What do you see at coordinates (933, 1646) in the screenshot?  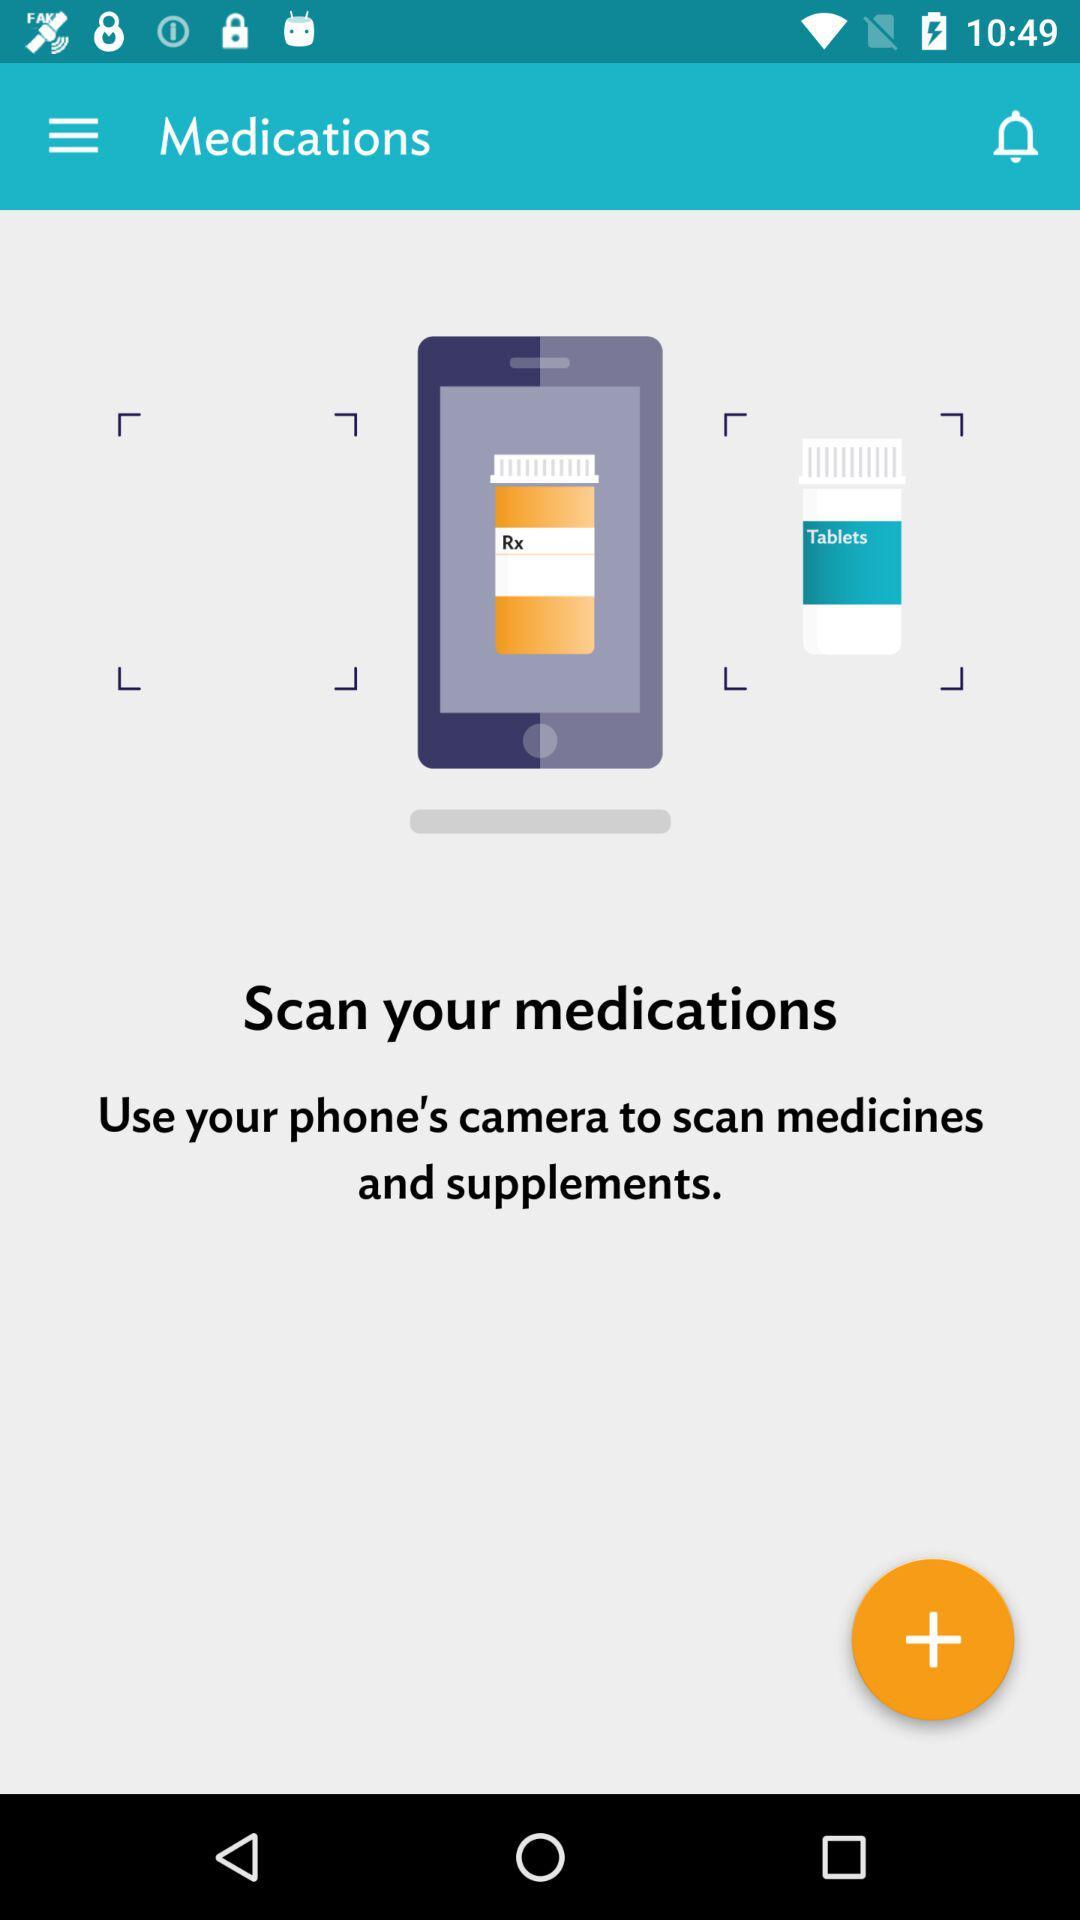 I see `the add icon` at bounding box center [933, 1646].